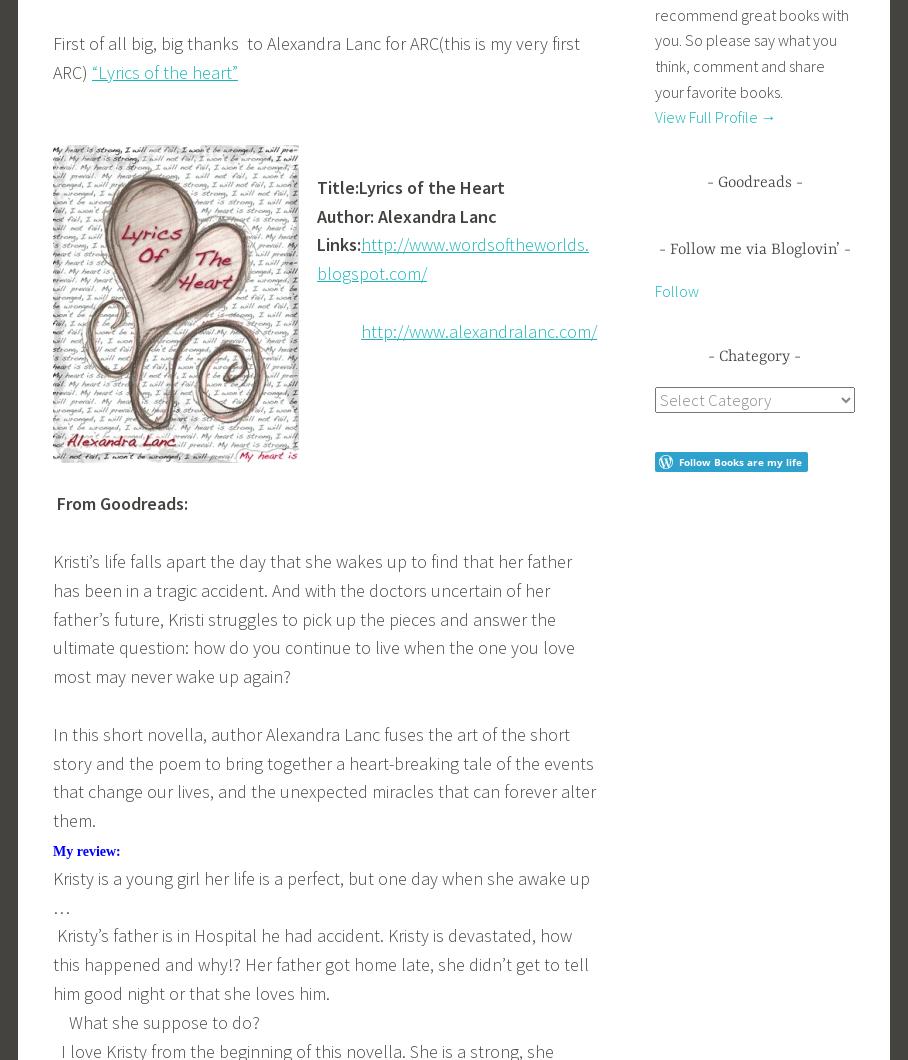 The height and width of the screenshot is (1060, 908). Describe the element at coordinates (53, 851) in the screenshot. I see `'My review:'` at that location.